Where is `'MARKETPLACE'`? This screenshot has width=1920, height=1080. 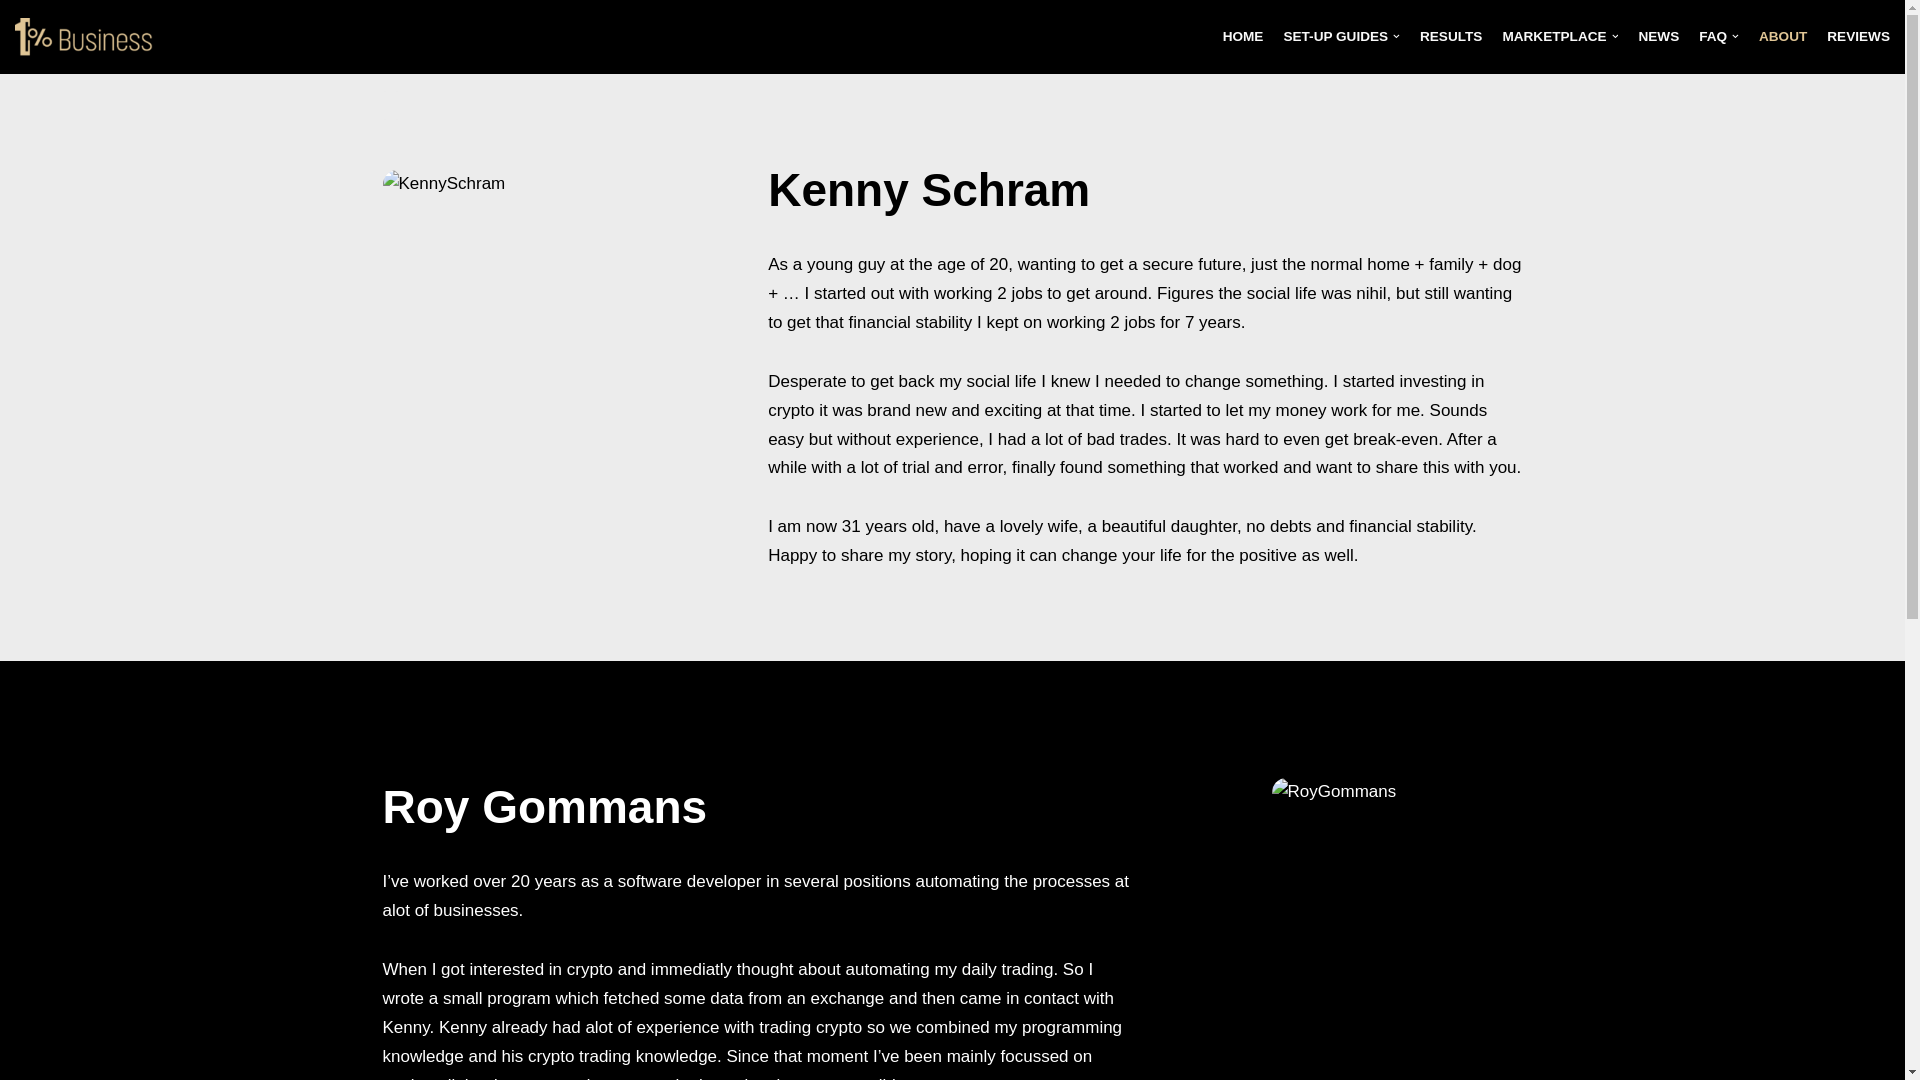
'MARKETPLACE' is located at coordinates (1559, 36).